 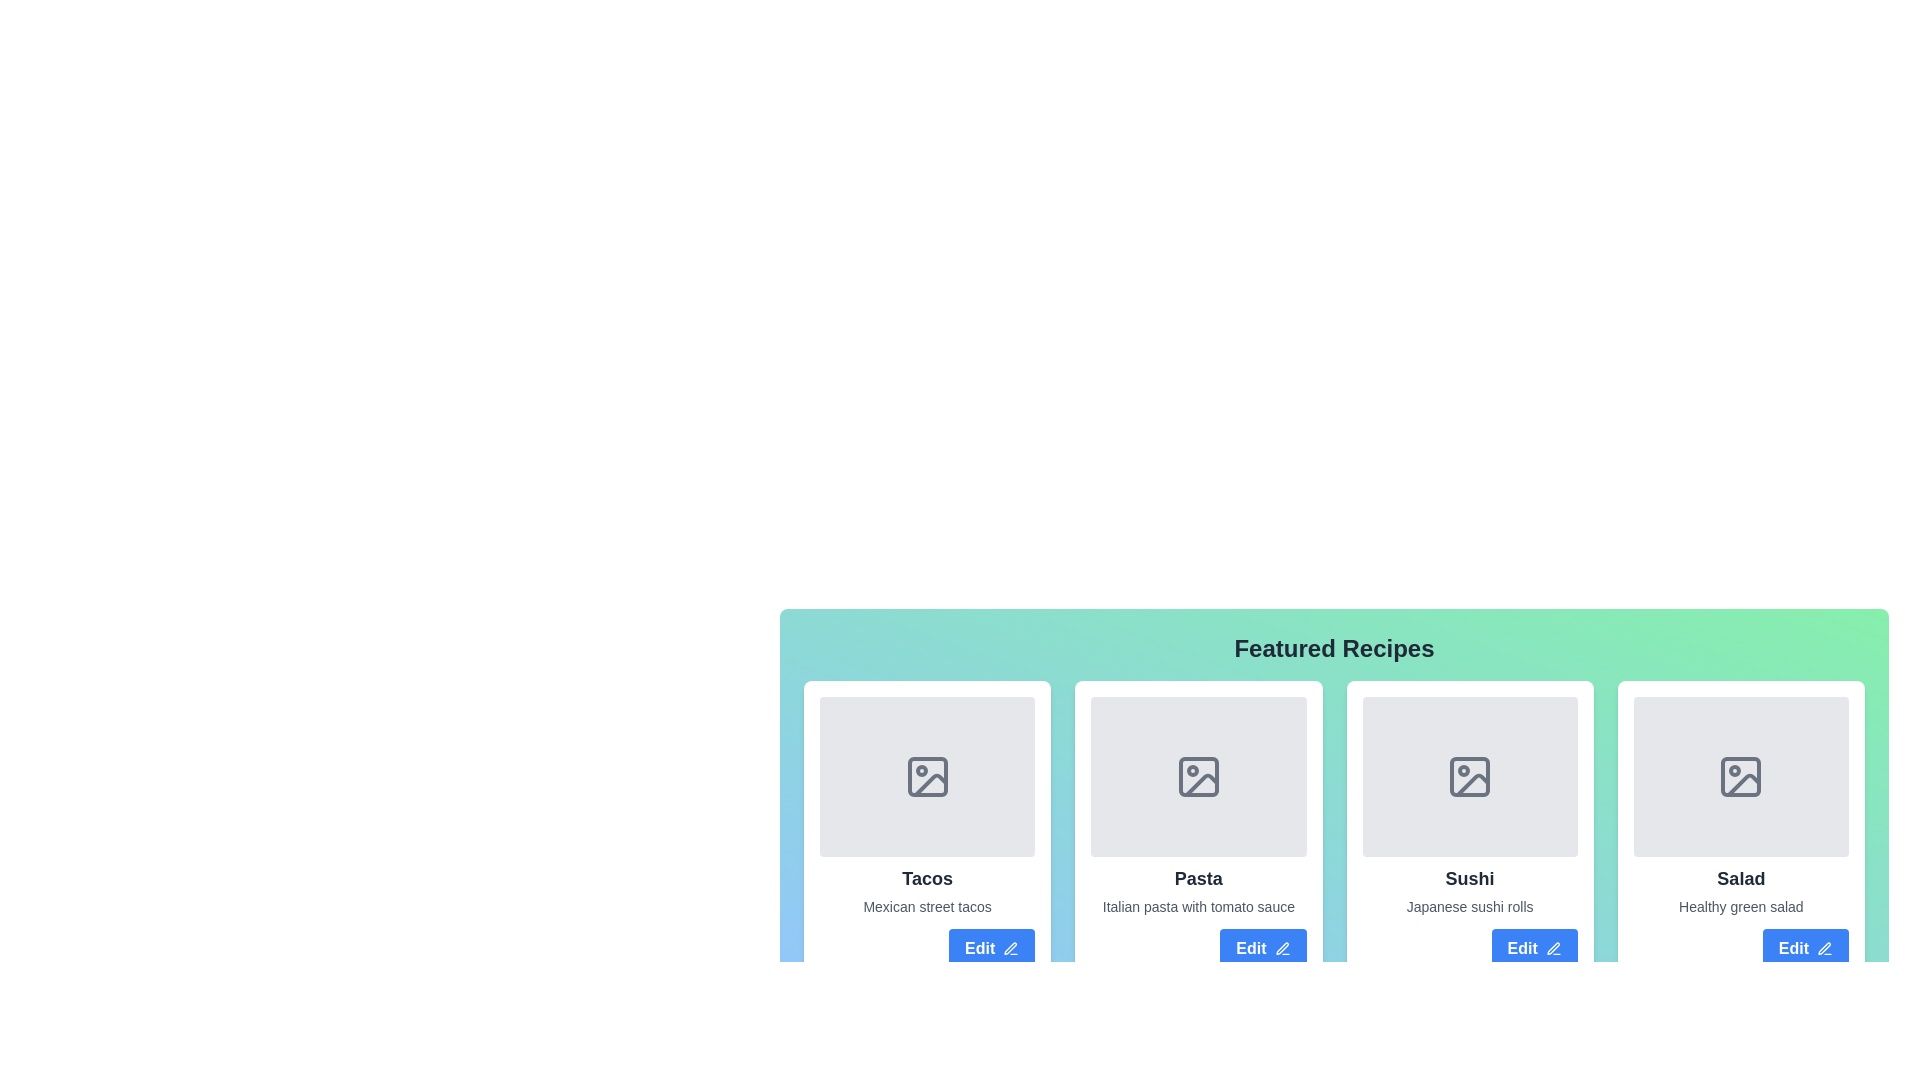 What do you see at coordinates (1470, 906) in the screenshot?
I see `the text label displaying 'Japanese sushi rolls', which is styled in gray and positioned below the header 'Sushi' within the third card of the featured recipes section` at bounding box center [1470, 906].